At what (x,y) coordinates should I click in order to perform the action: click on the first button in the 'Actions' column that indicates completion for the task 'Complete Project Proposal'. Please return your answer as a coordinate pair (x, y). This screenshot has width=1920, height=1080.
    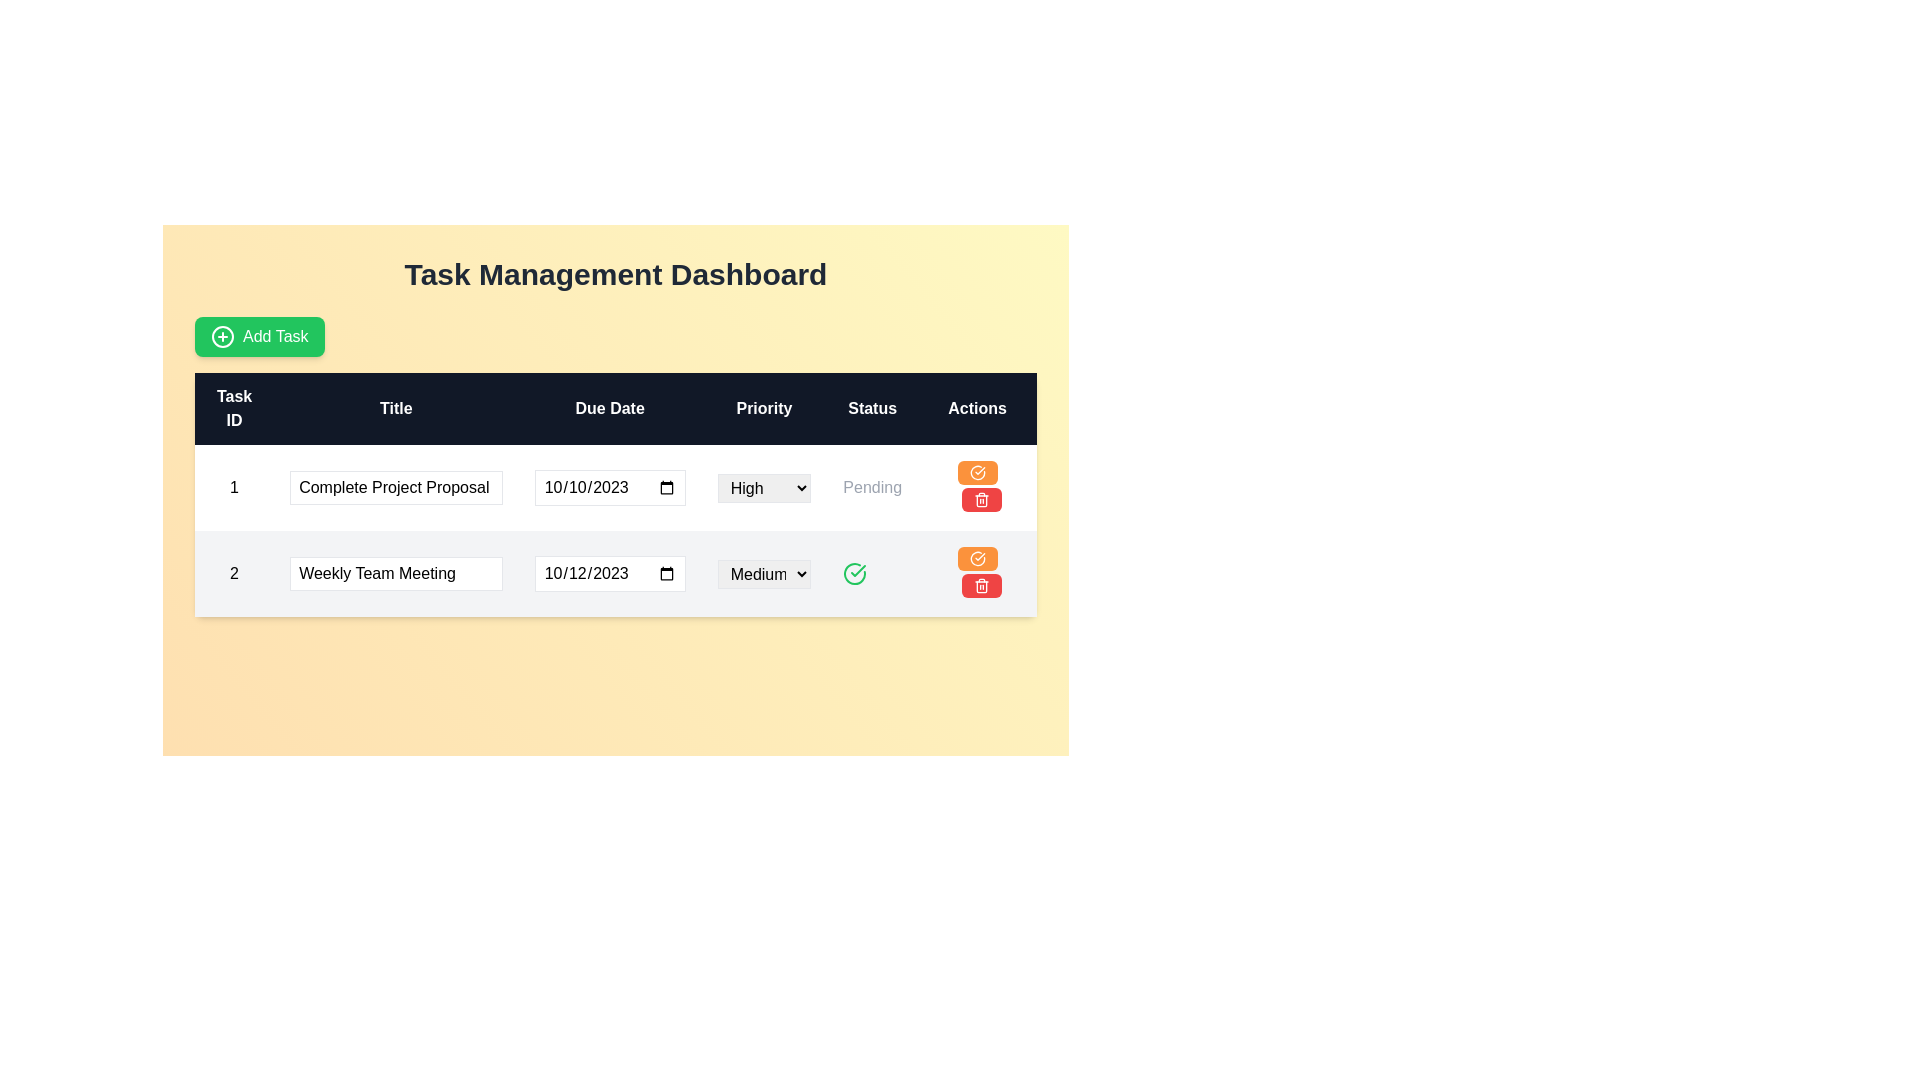
    Looking at the image, I should click on (977, 473).